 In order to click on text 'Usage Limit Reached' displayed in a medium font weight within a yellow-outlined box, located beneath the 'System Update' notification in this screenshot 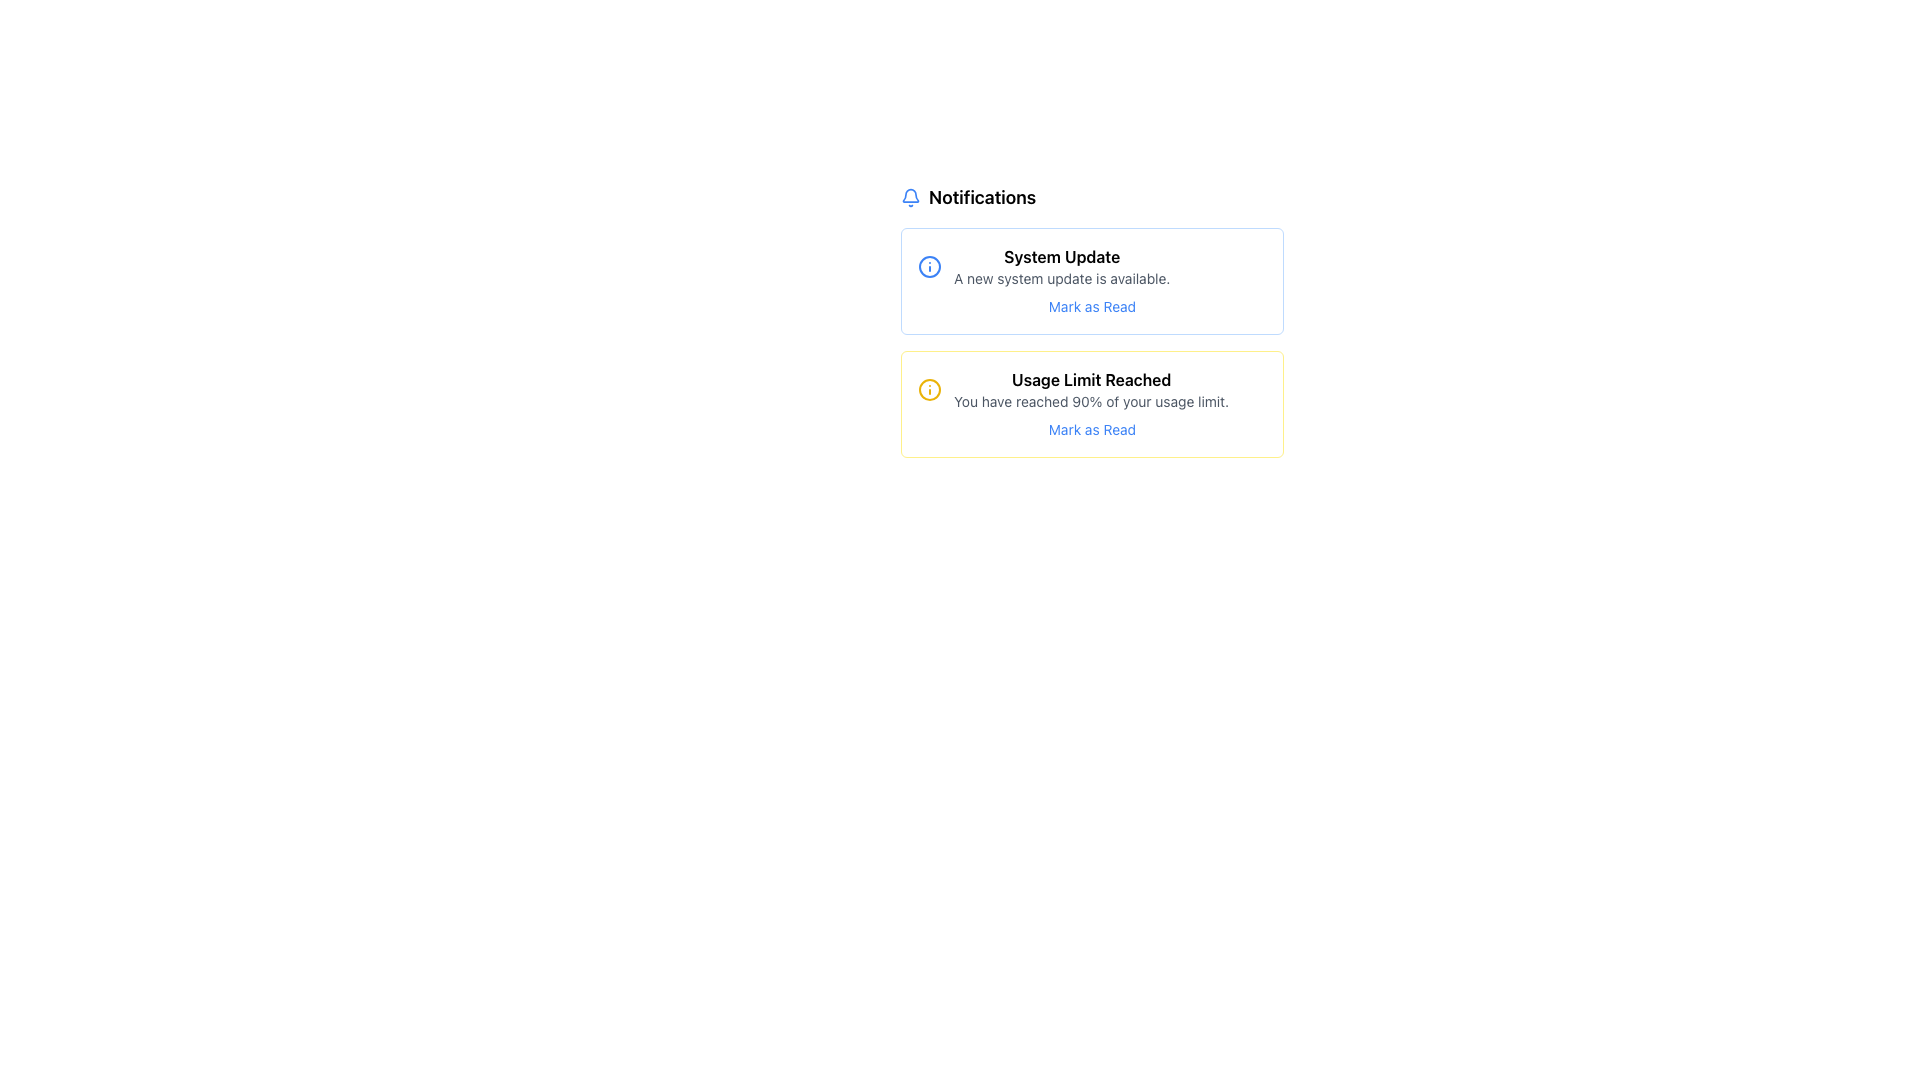, I will do `click(1090, 380)`.